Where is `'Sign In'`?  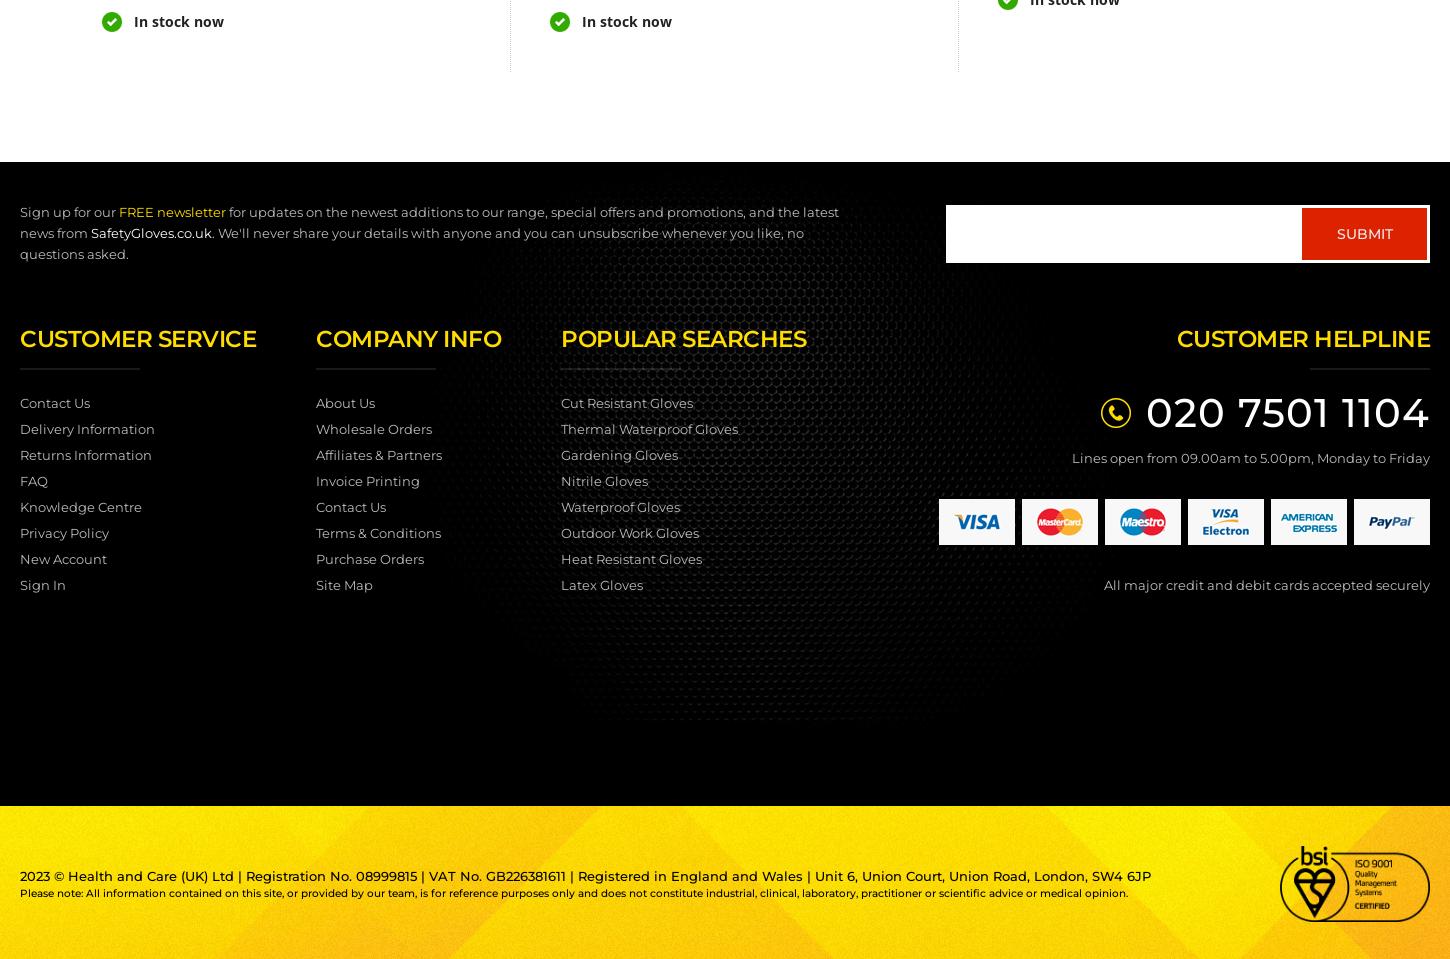 'Sign In' is located at coordinates (20, 583).